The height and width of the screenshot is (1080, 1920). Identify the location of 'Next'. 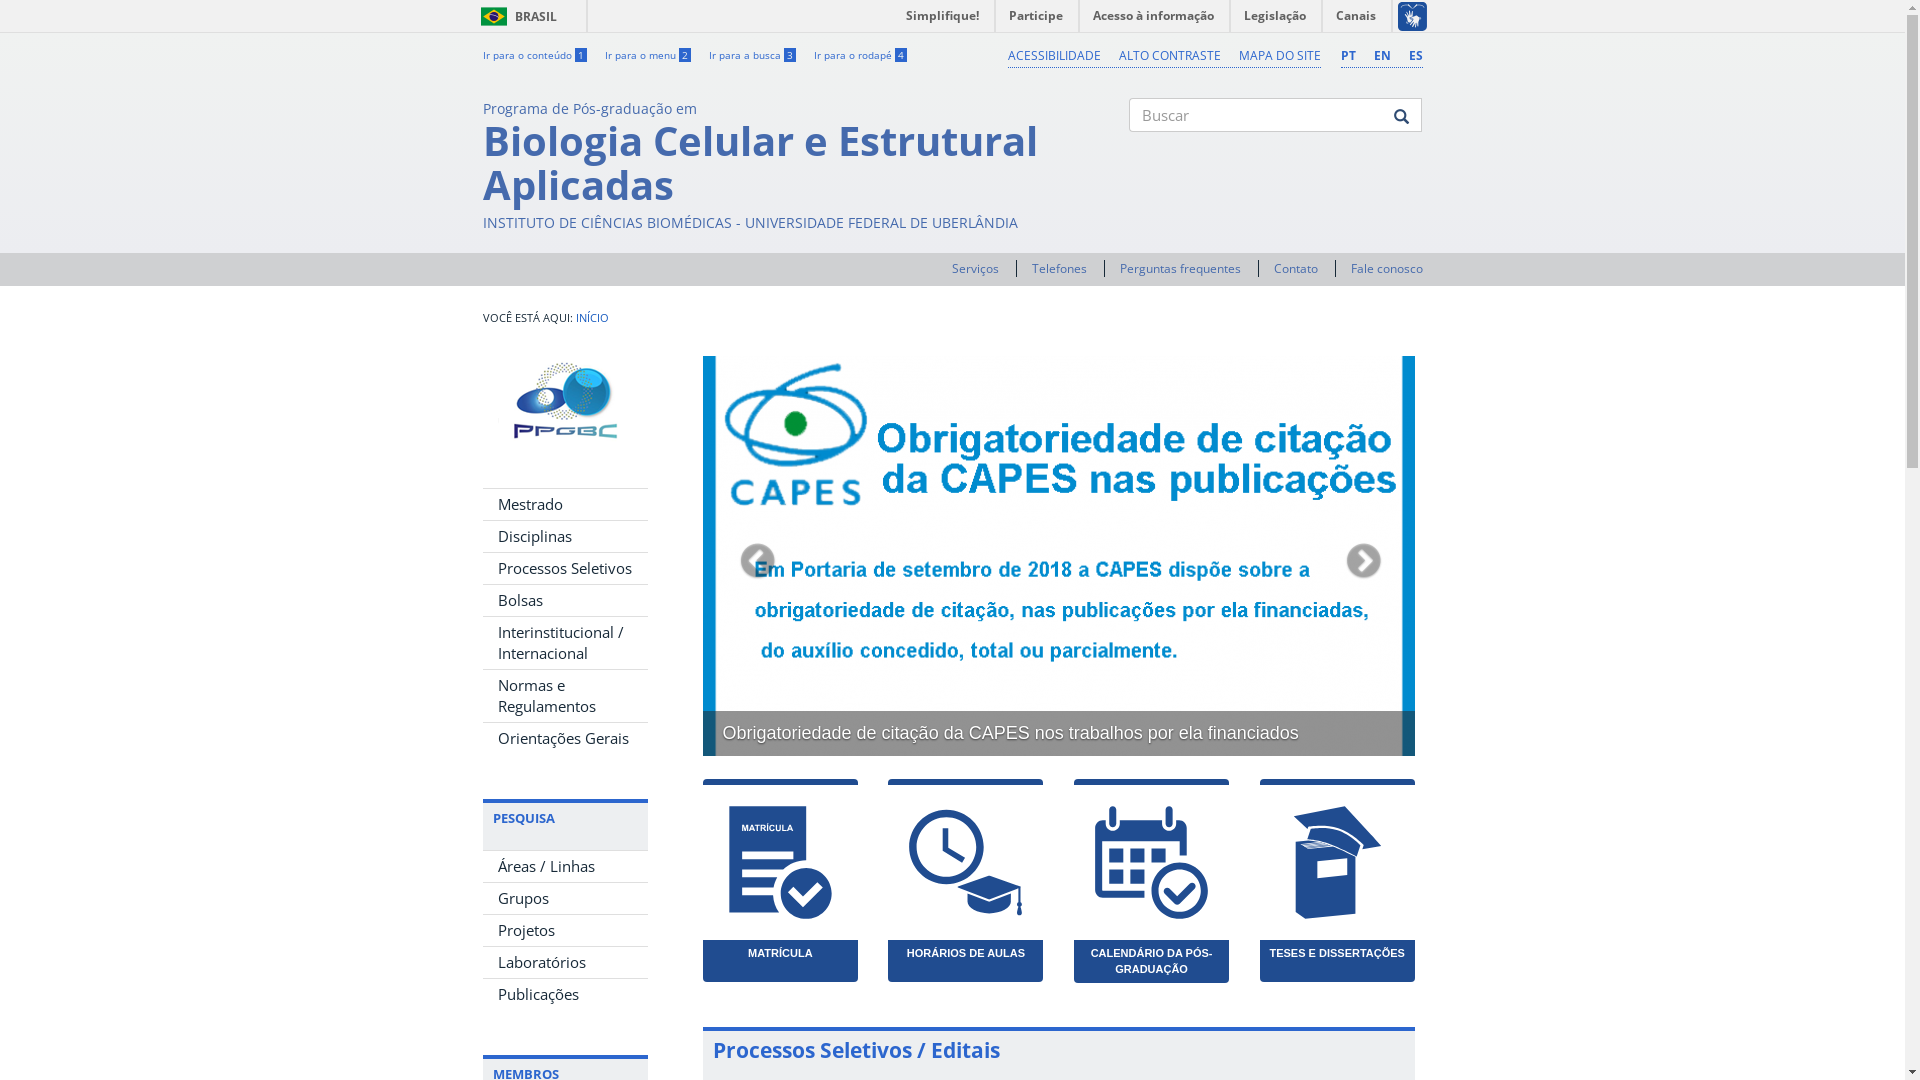
(1360, 555).